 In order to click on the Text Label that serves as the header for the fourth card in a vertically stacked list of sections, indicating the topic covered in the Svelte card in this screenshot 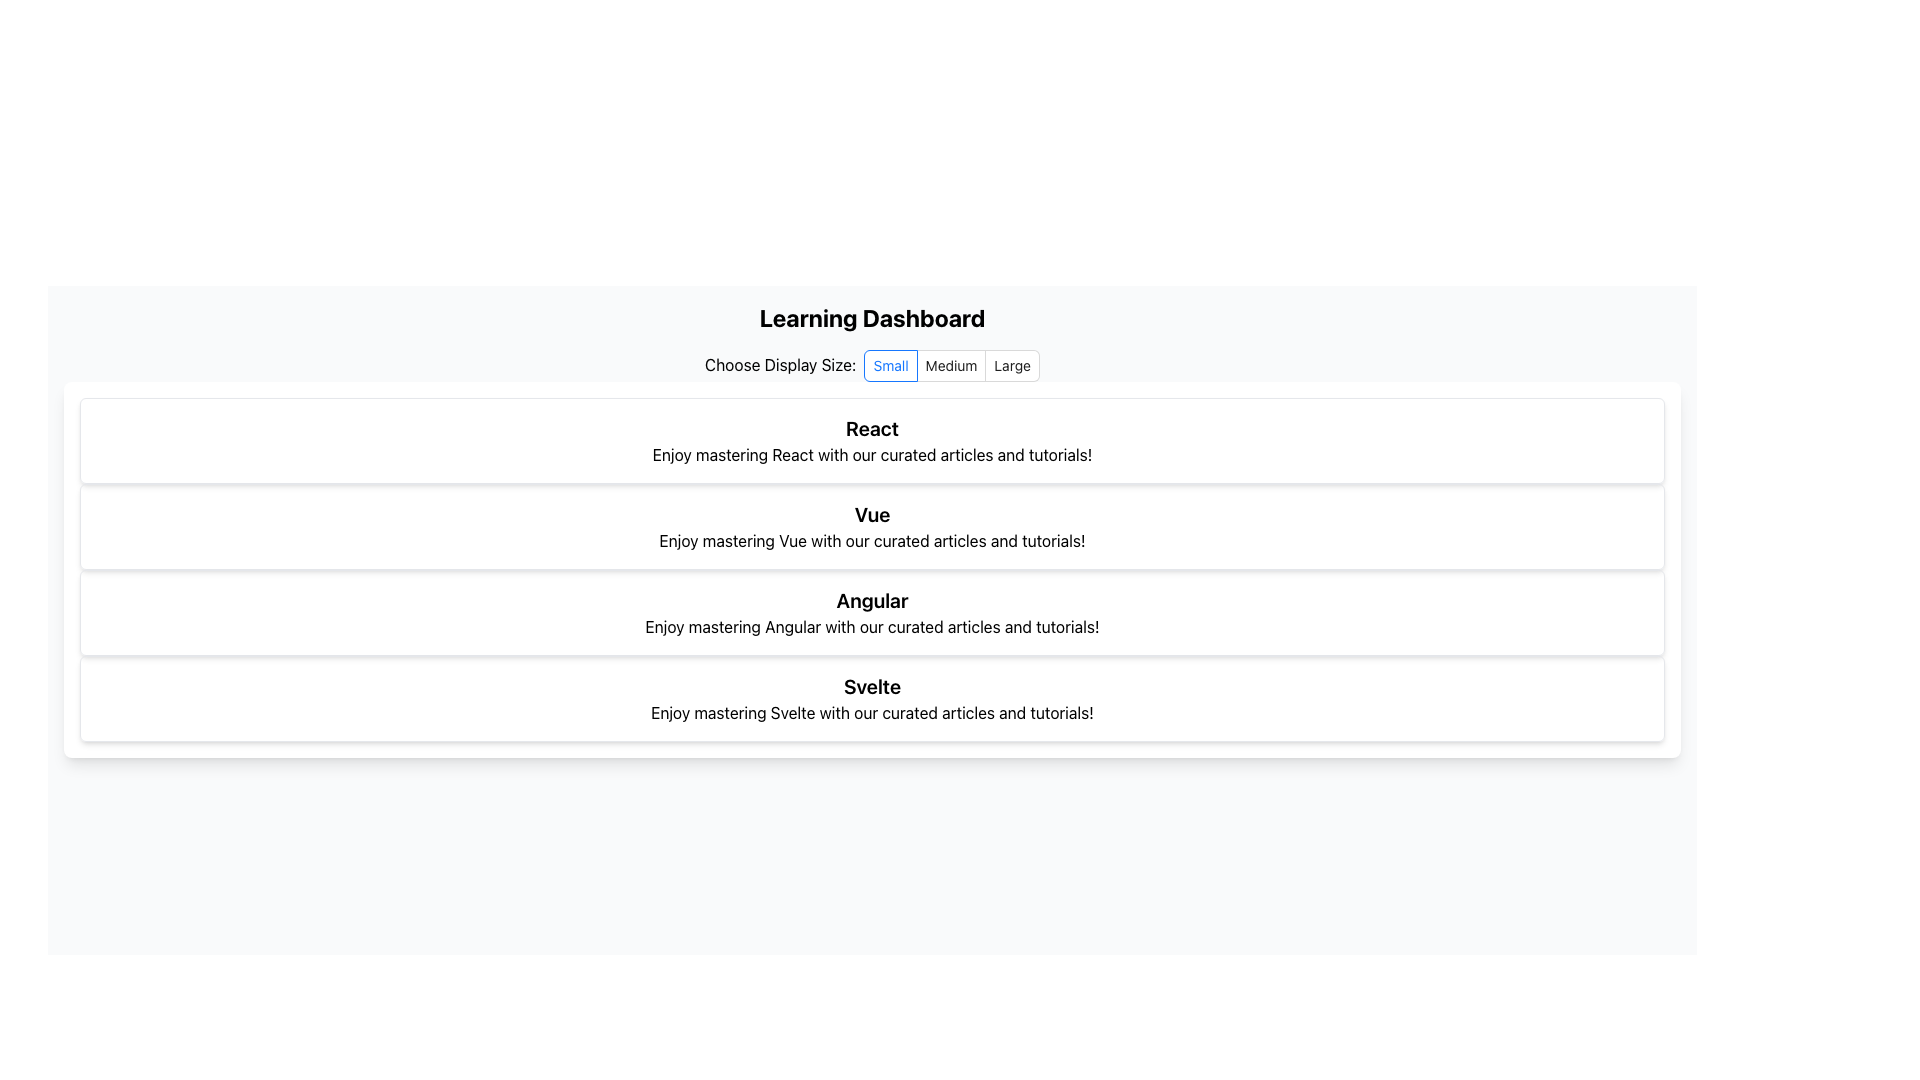, I will do `click(872, 685)`.